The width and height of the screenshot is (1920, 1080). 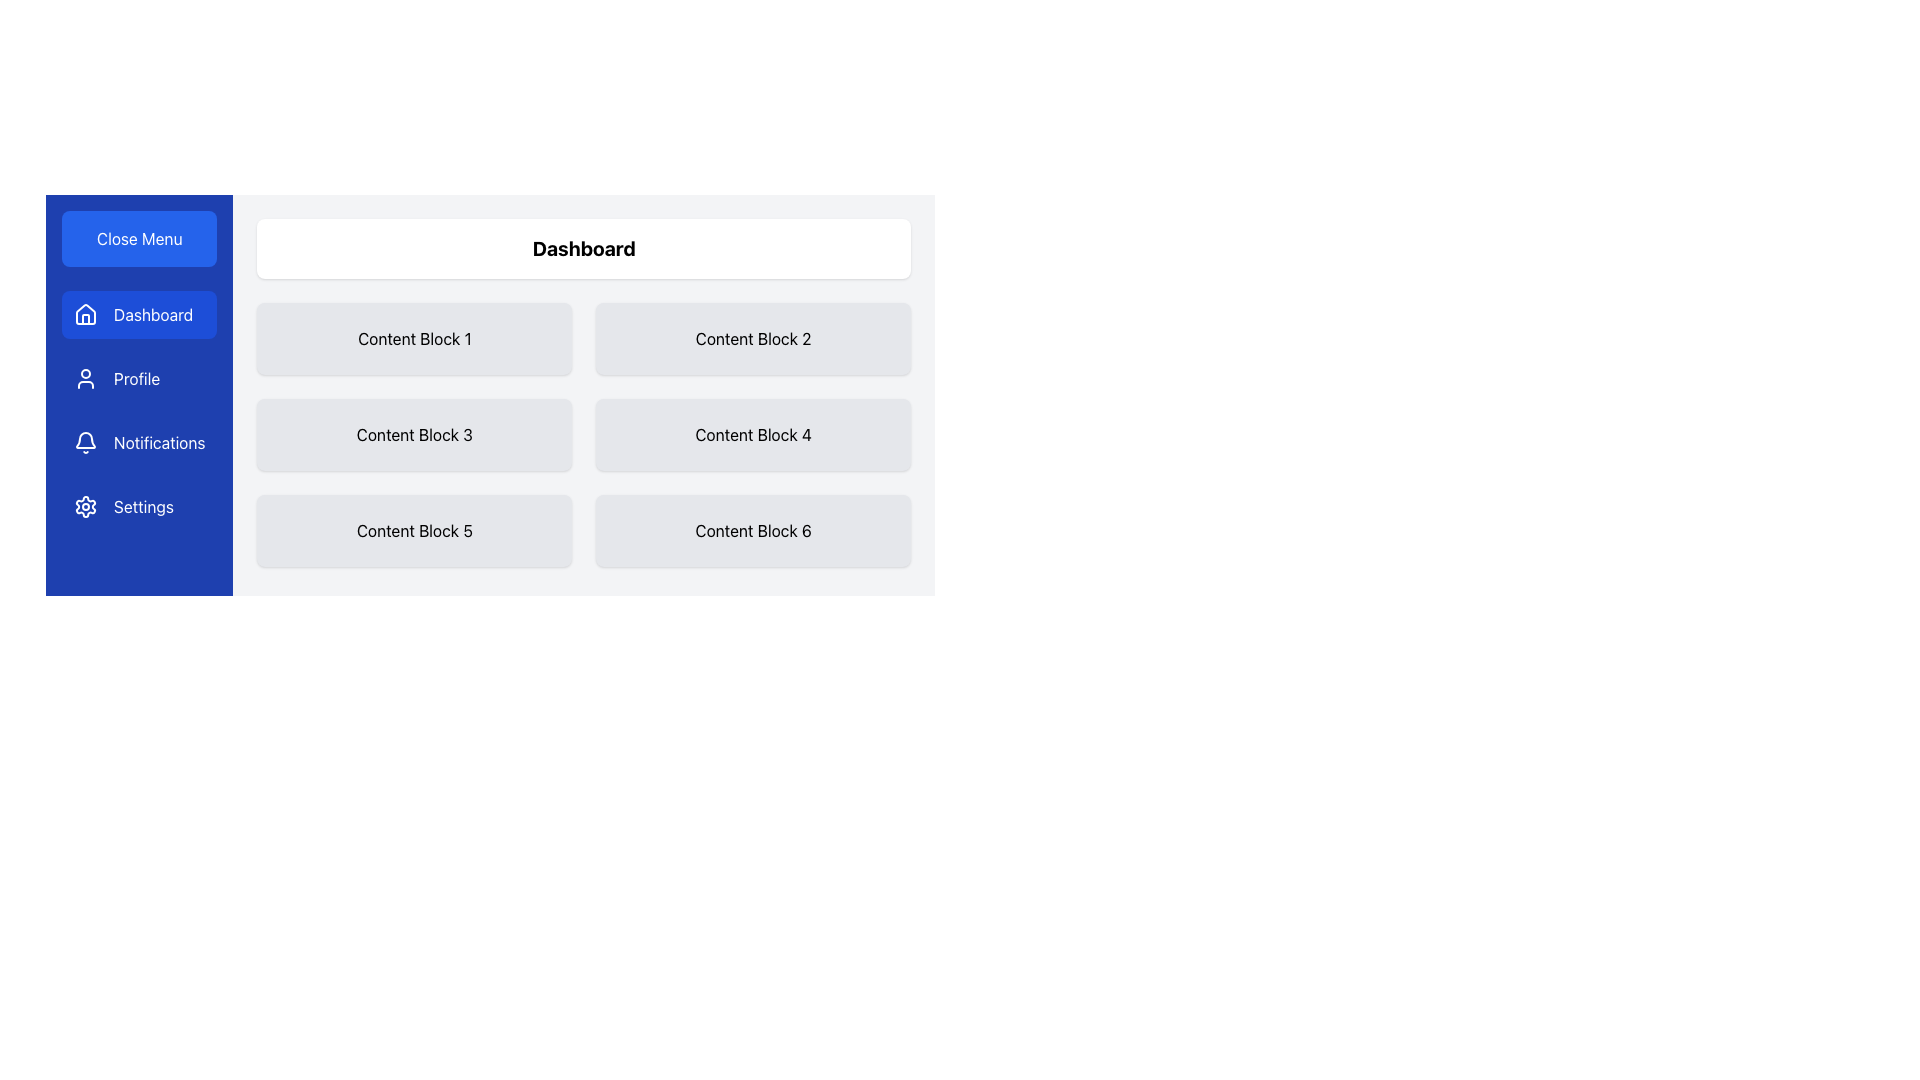 I want to click on the Information Display Block labeled 'Content Block 5', which is a rectangular block with a light gray background and rounded corners, located in the third row and first column of a grid layout, so click(x=413, y=530).